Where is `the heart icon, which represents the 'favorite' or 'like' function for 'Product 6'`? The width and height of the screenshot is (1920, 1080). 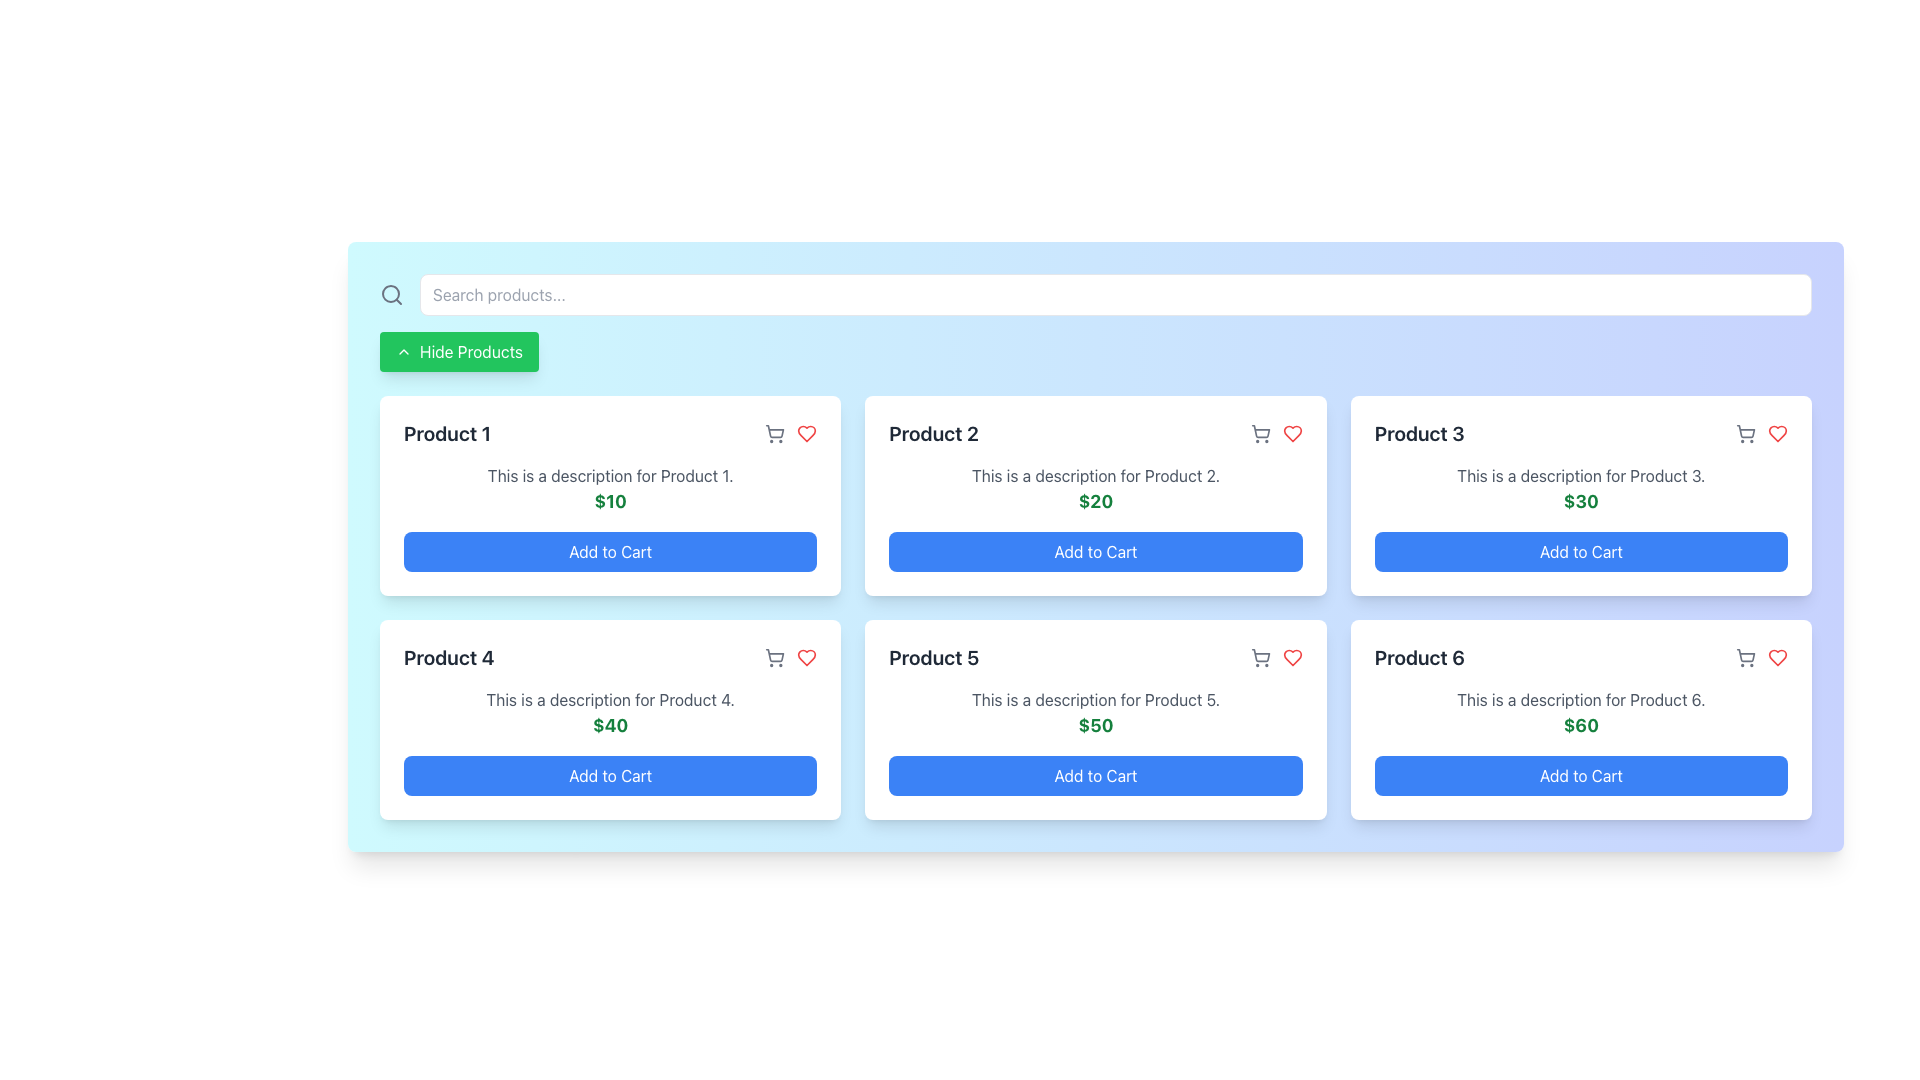
the heart icon, which represents the 'favorite' or 'like' function for 'Product 6' is located at coordinates (1777, 658).